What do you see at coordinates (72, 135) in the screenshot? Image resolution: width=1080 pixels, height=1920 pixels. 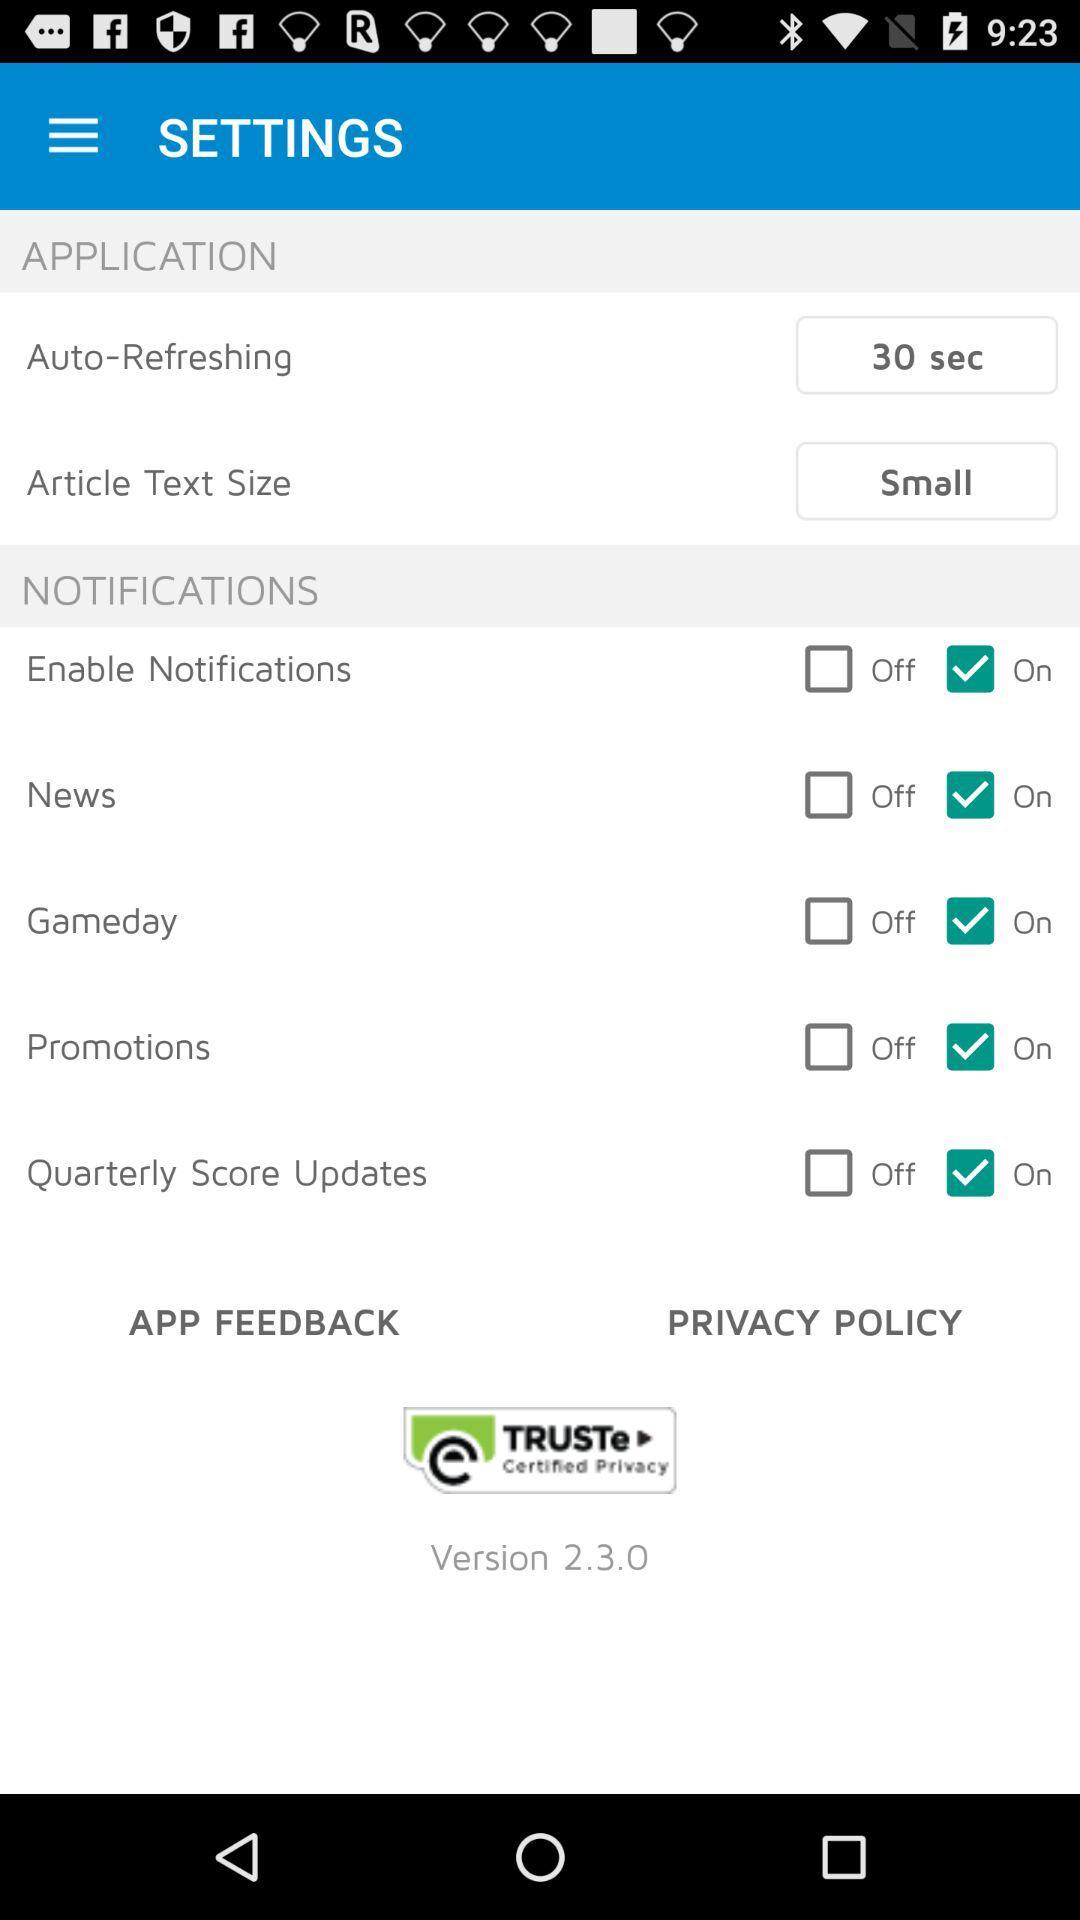 I see `more settings options` at bounding box center [72, 135].